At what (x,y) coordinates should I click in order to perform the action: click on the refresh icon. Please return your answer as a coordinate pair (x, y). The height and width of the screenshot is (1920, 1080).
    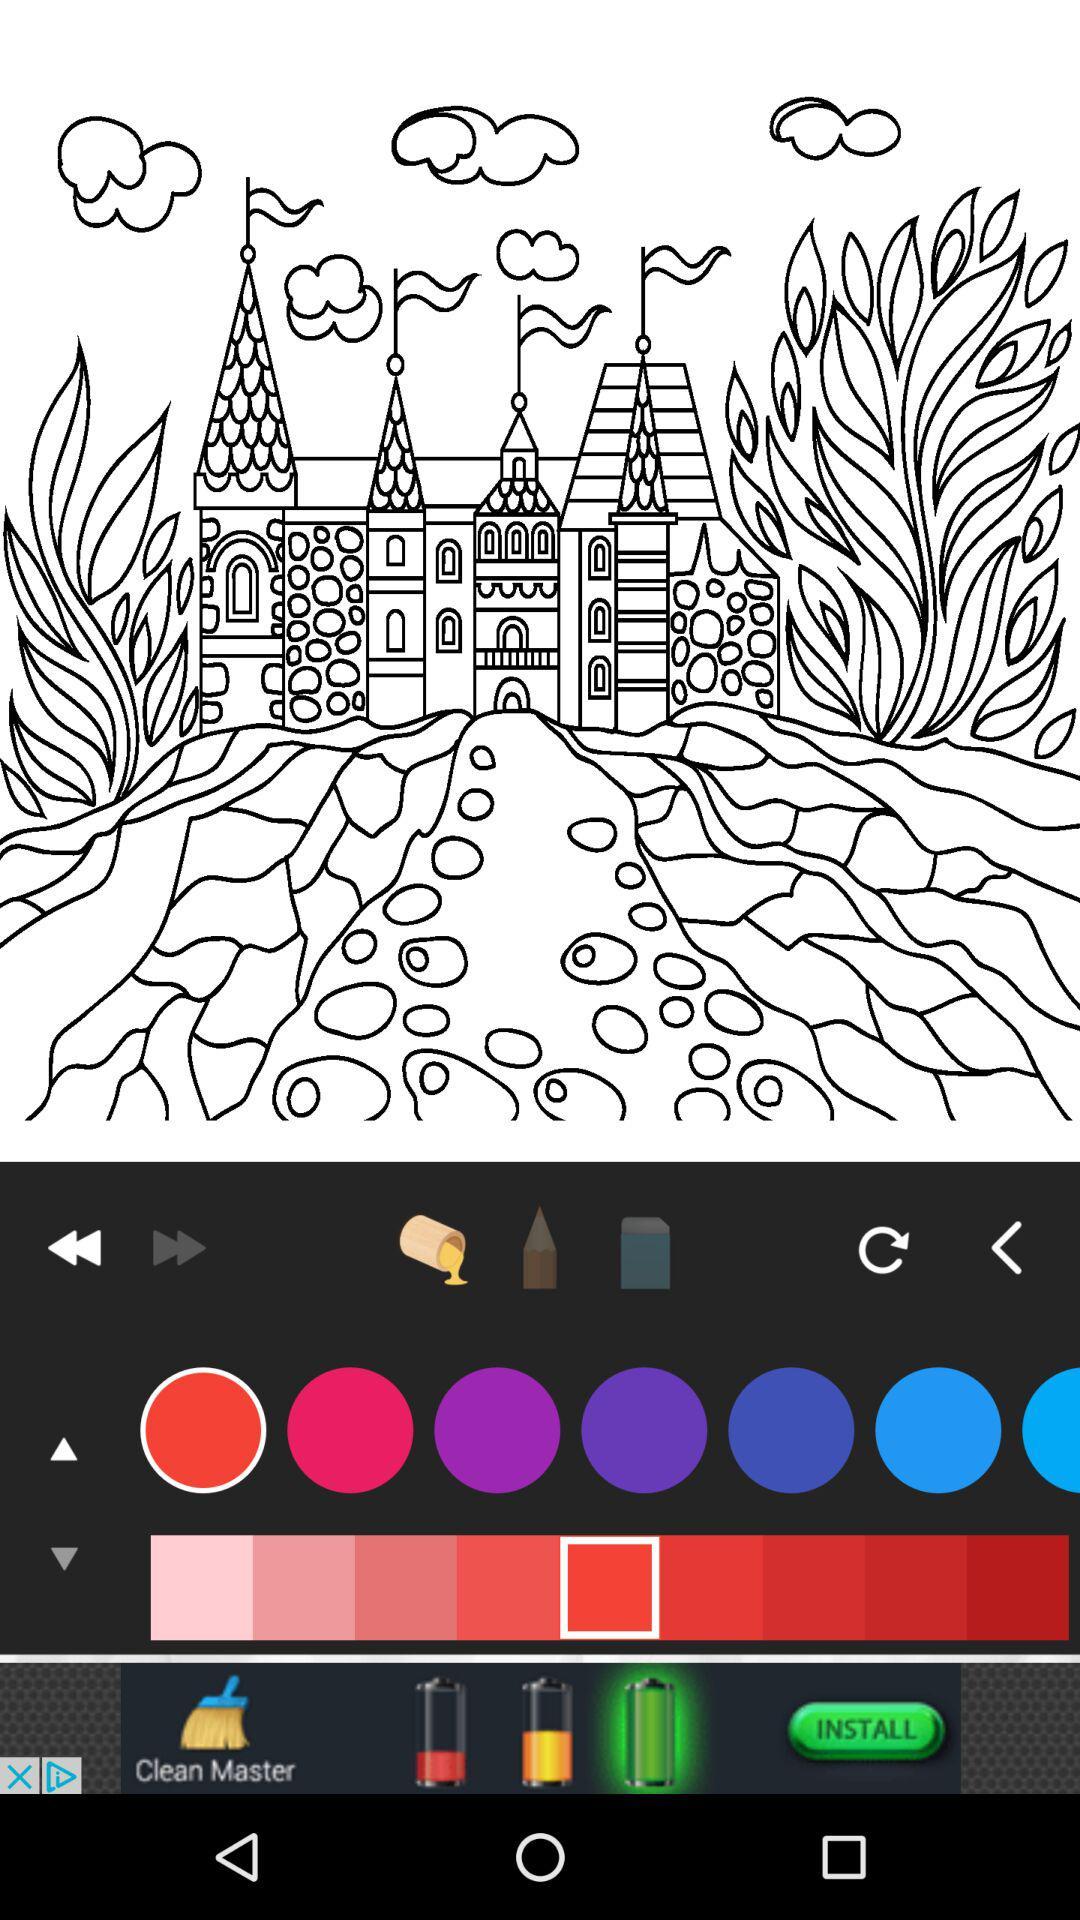
    Looking at the image, I should click on (879, 1335).